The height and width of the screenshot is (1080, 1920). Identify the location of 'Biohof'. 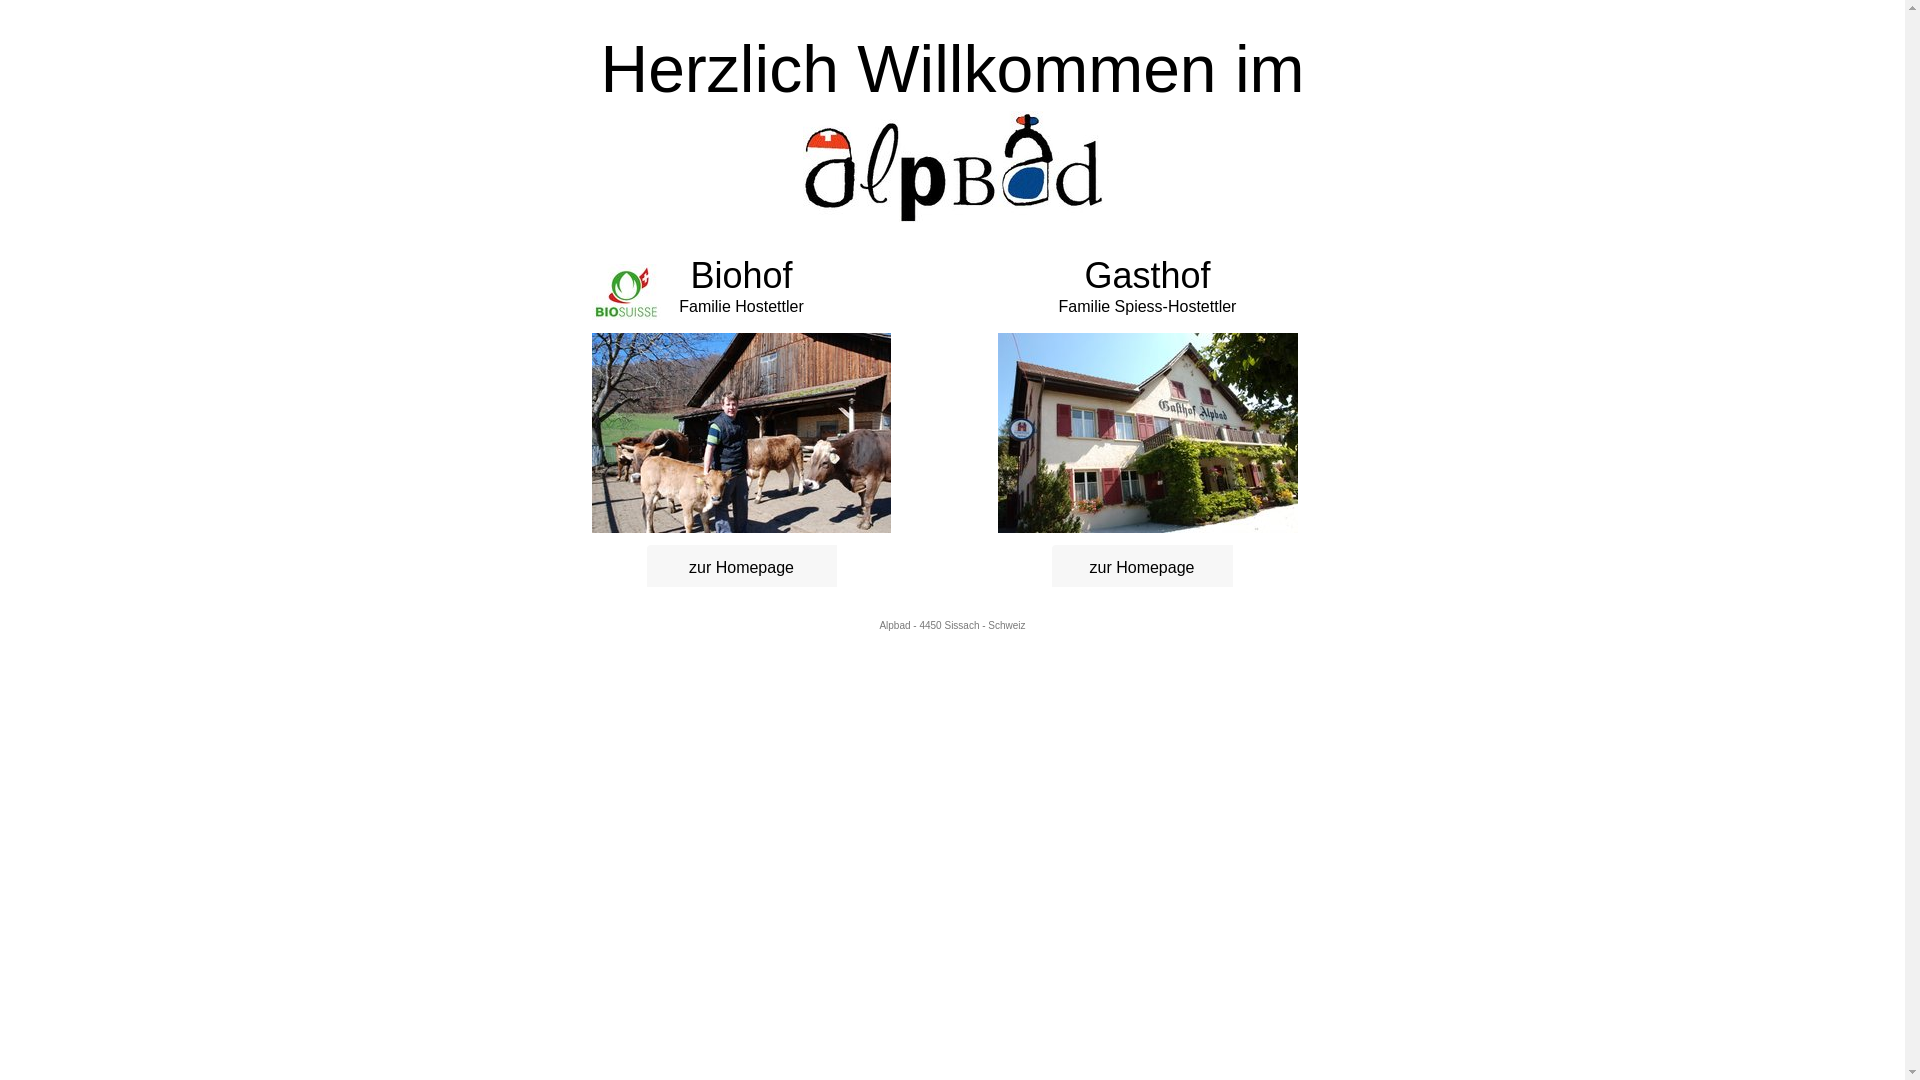
(690, 282).